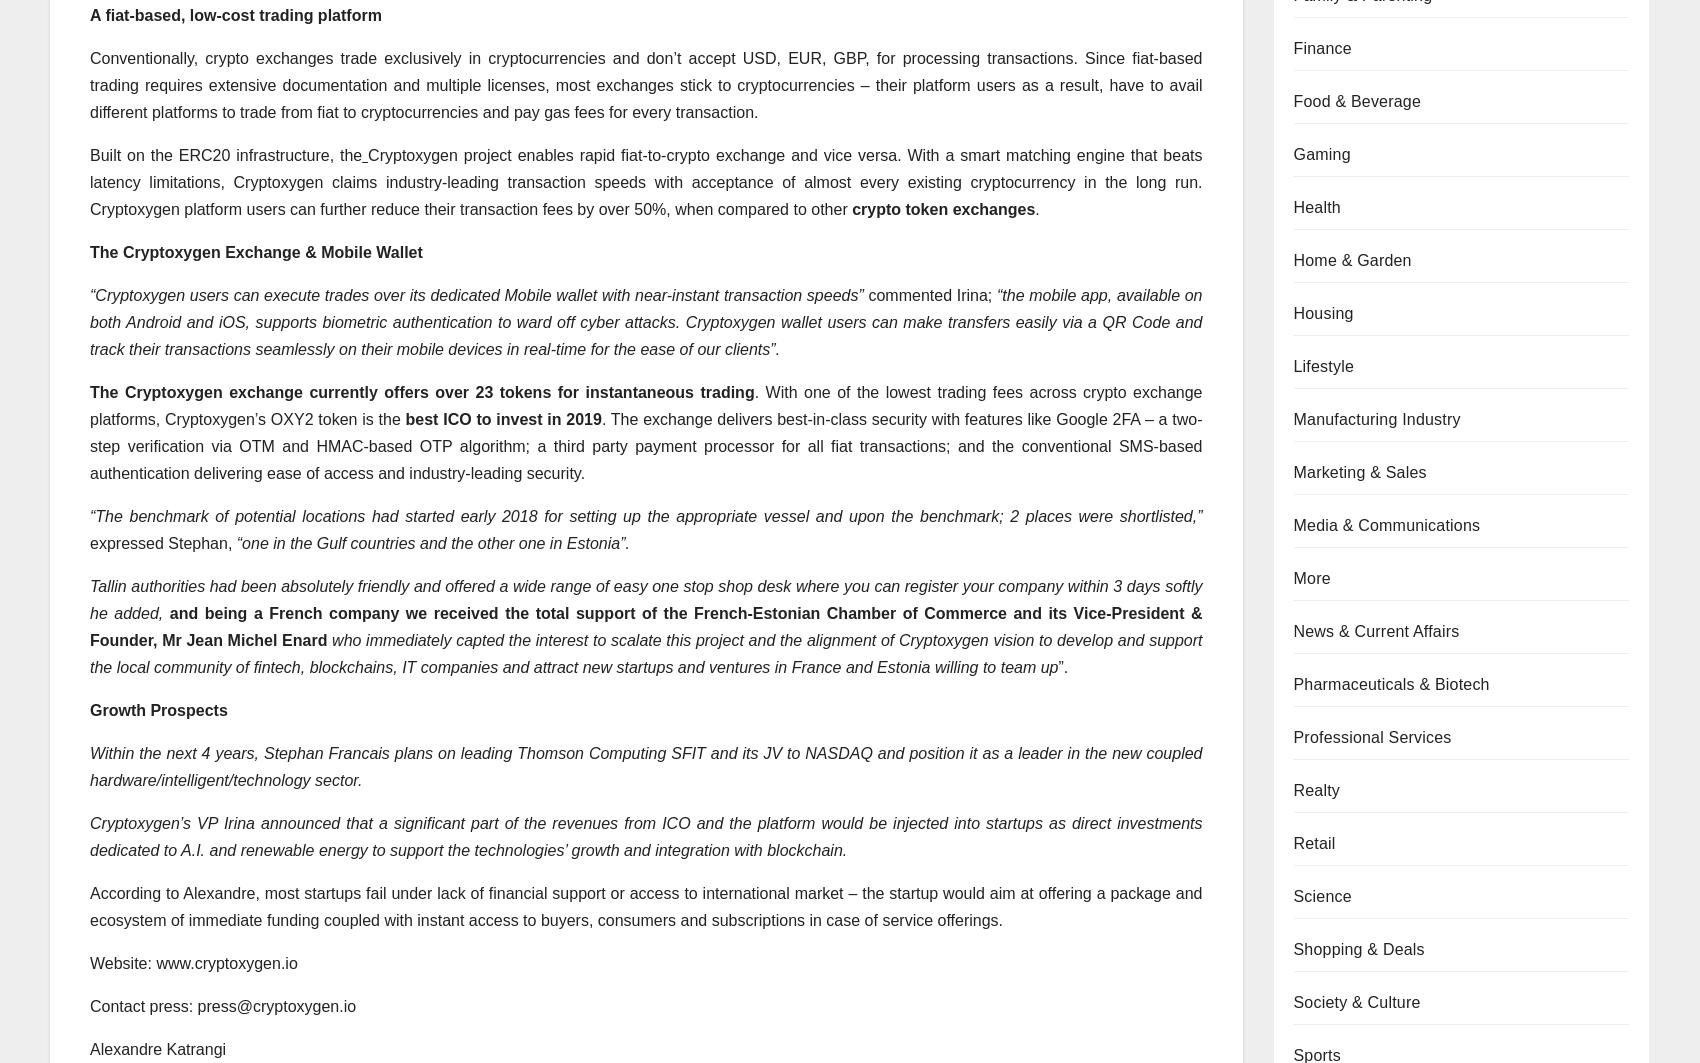 The height and width of the screenshot is (1063, 1700). I want to click on 'Shopping & Deals', so click(1293, 947).